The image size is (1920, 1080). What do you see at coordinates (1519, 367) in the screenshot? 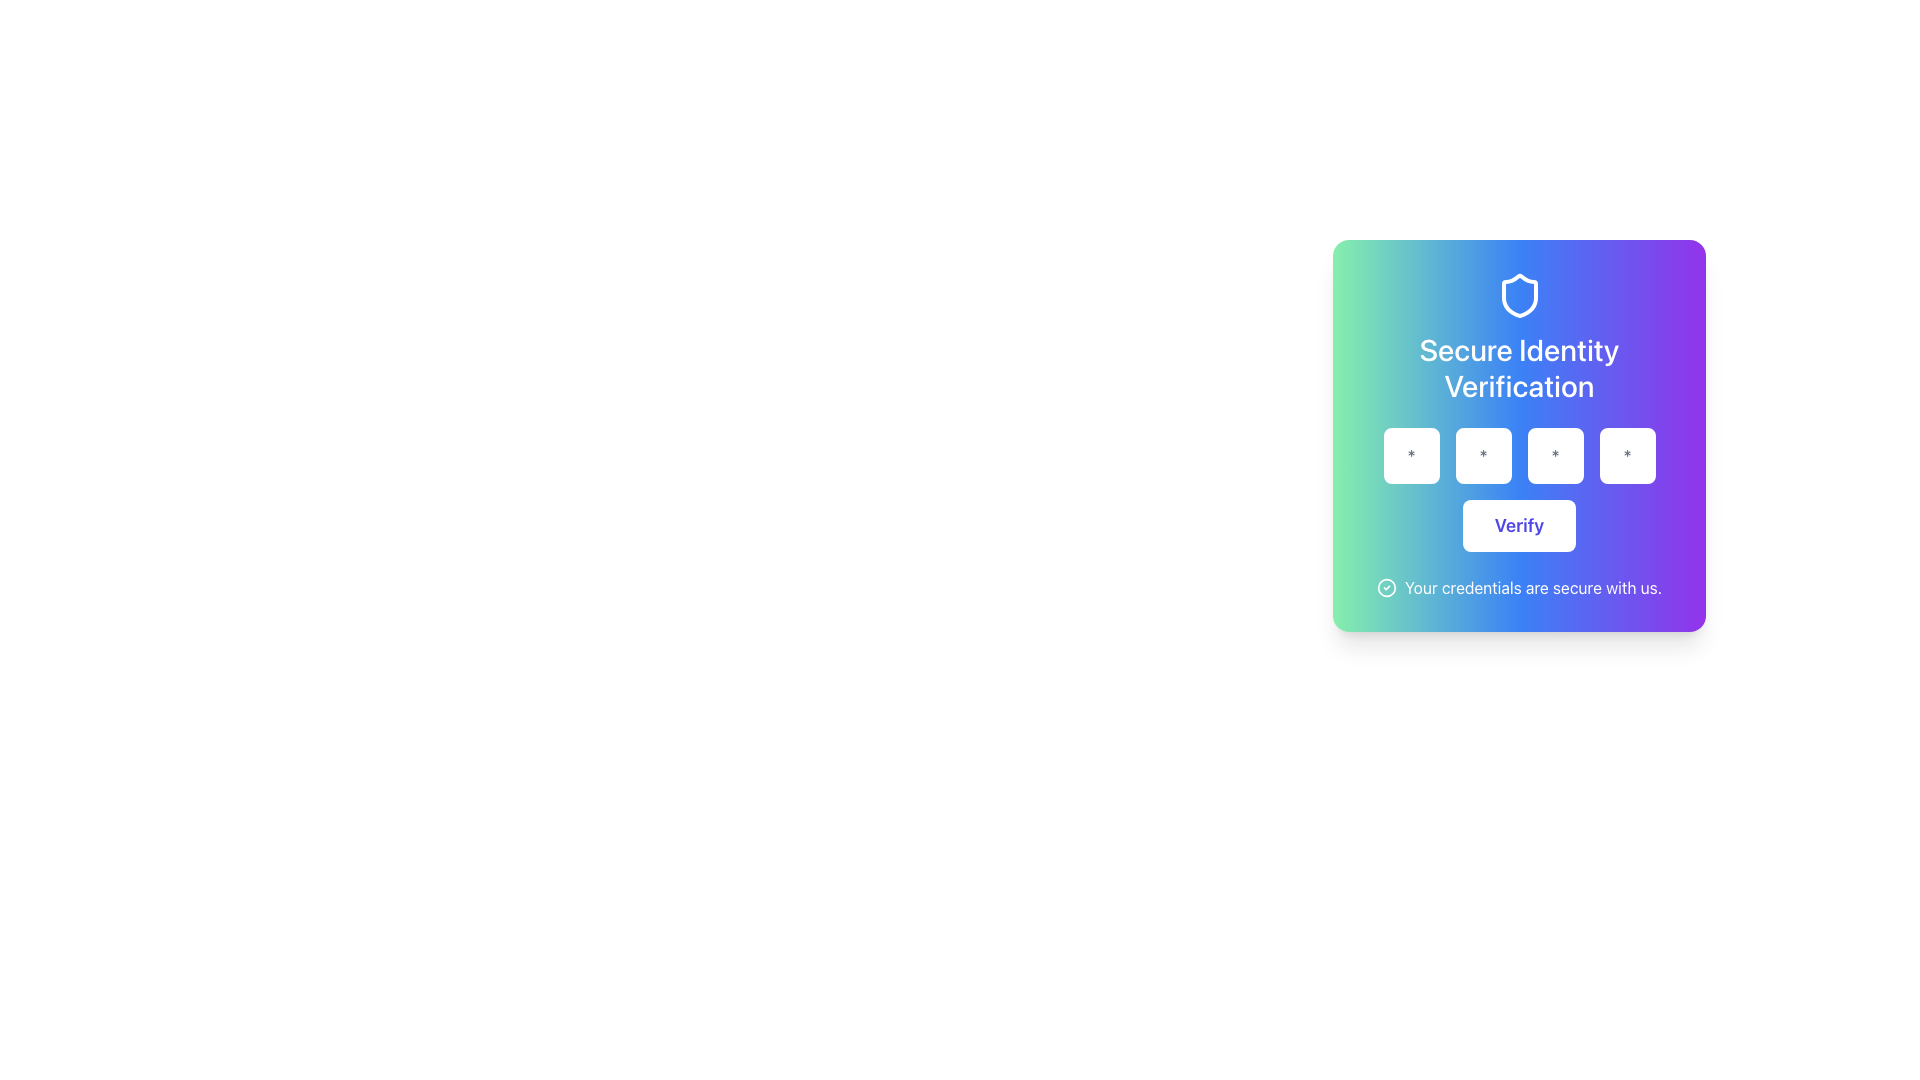
I see `the label displaying 'Secure Identity Verification' in large, bold white font, which is centrally positioned within its gradient background card` at bounding box center [1519, 367].